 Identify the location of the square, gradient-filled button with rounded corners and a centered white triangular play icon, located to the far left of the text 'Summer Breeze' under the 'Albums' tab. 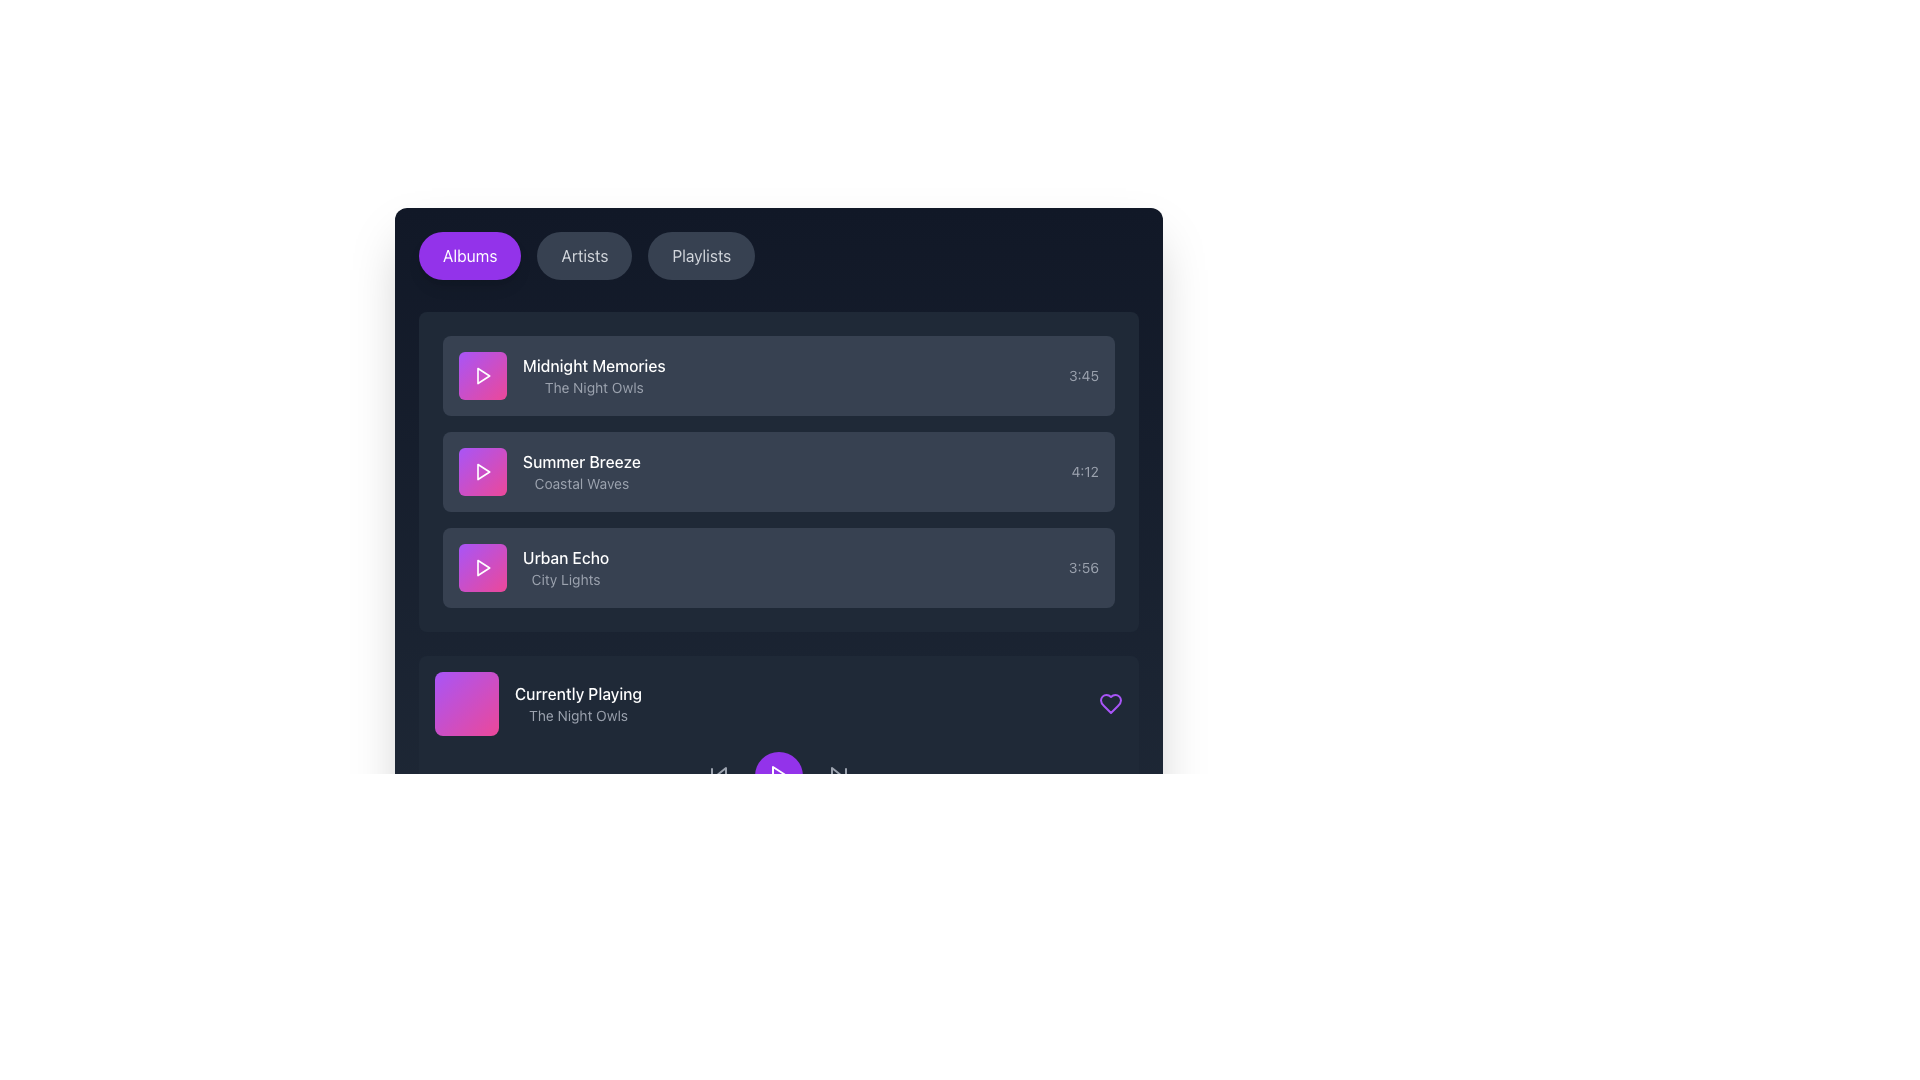
(483, 471).